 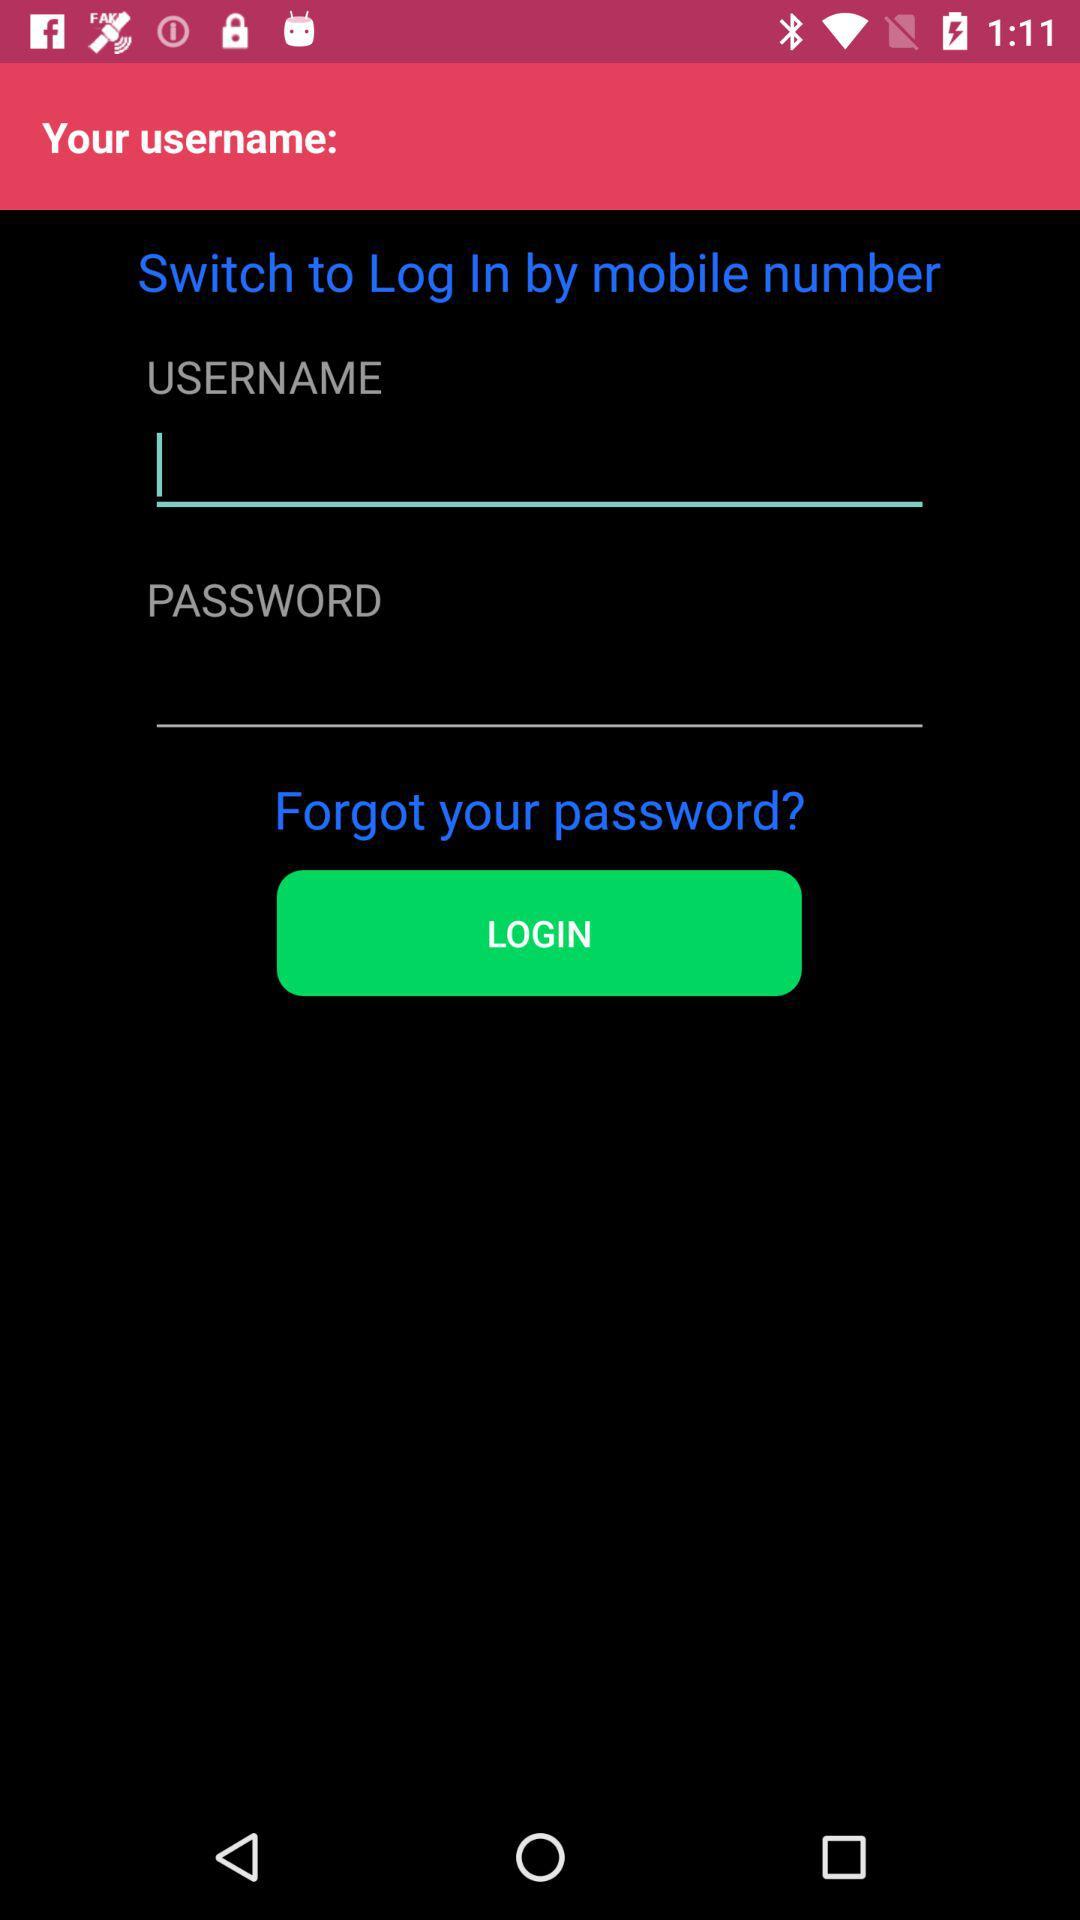 I want to click on login icon, so click(x=538, y=931).